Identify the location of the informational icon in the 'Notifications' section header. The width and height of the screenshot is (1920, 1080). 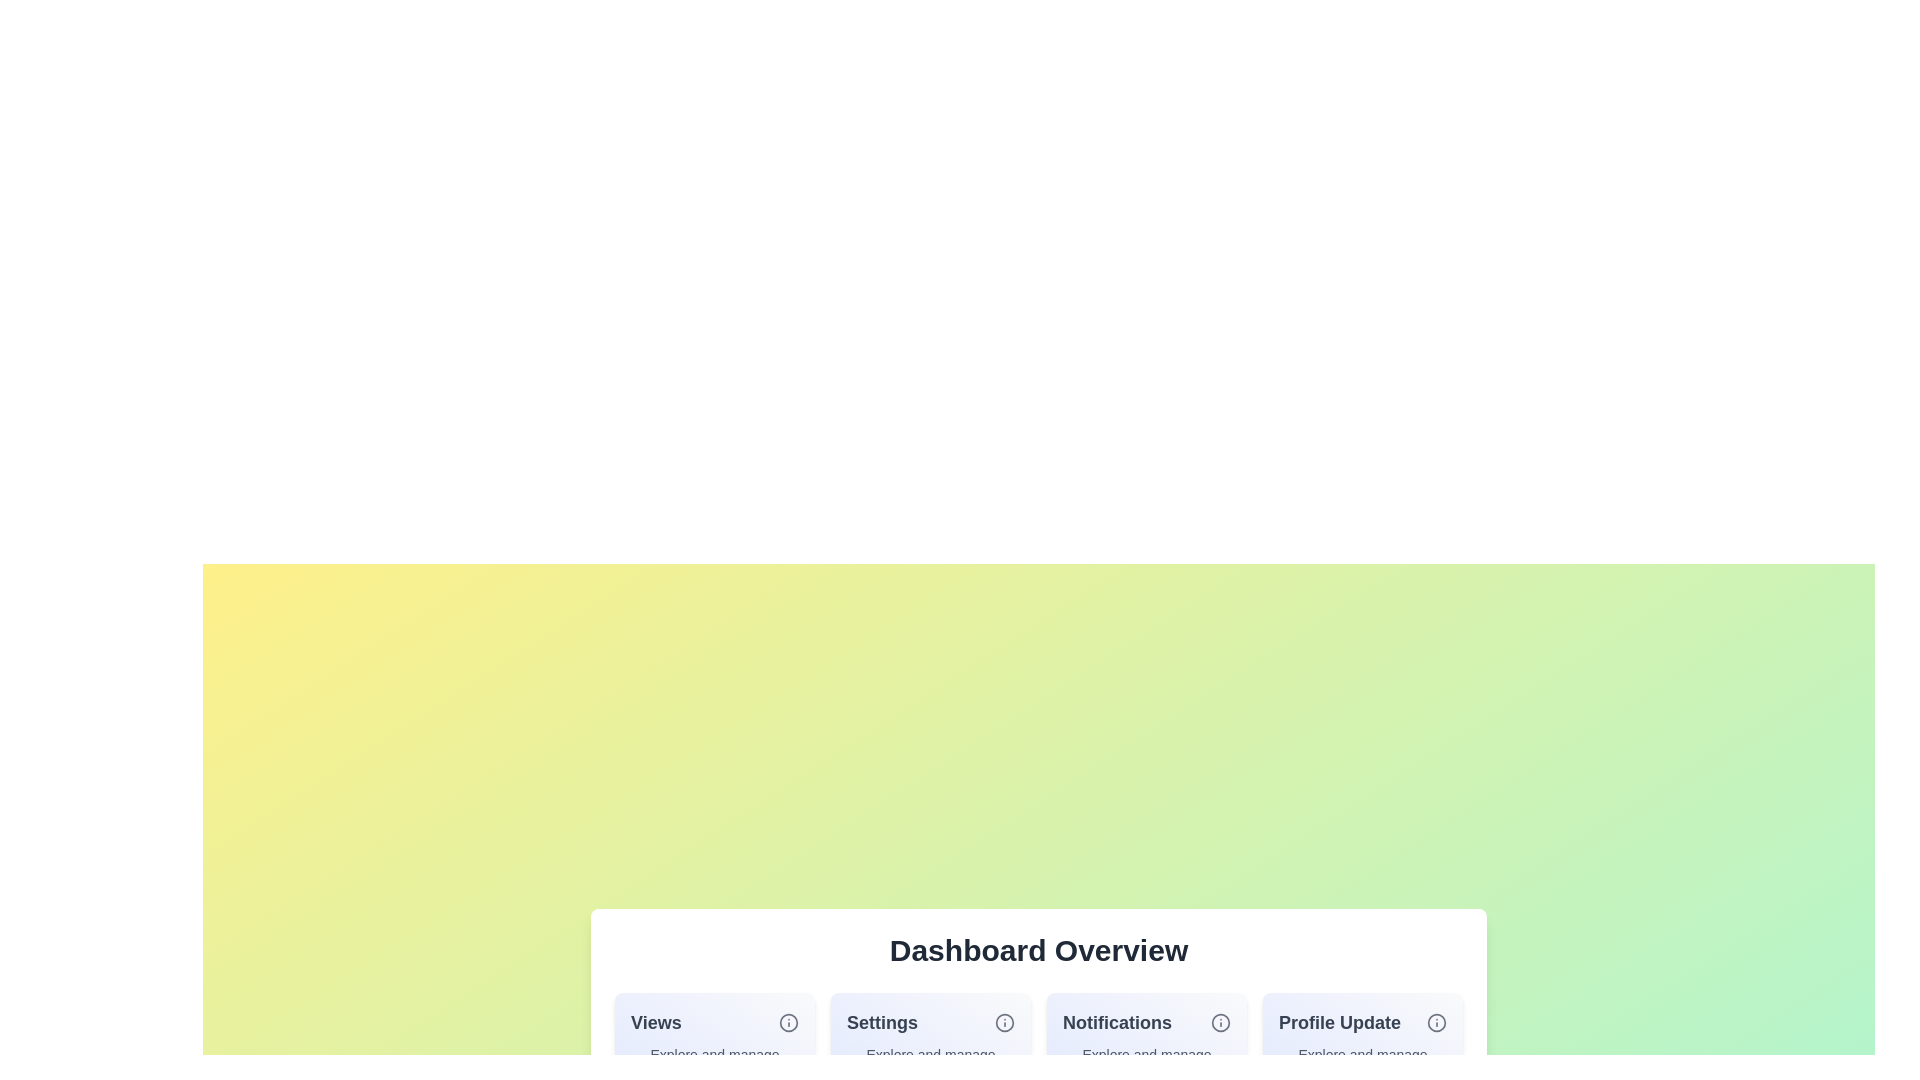
(1147, 1022).